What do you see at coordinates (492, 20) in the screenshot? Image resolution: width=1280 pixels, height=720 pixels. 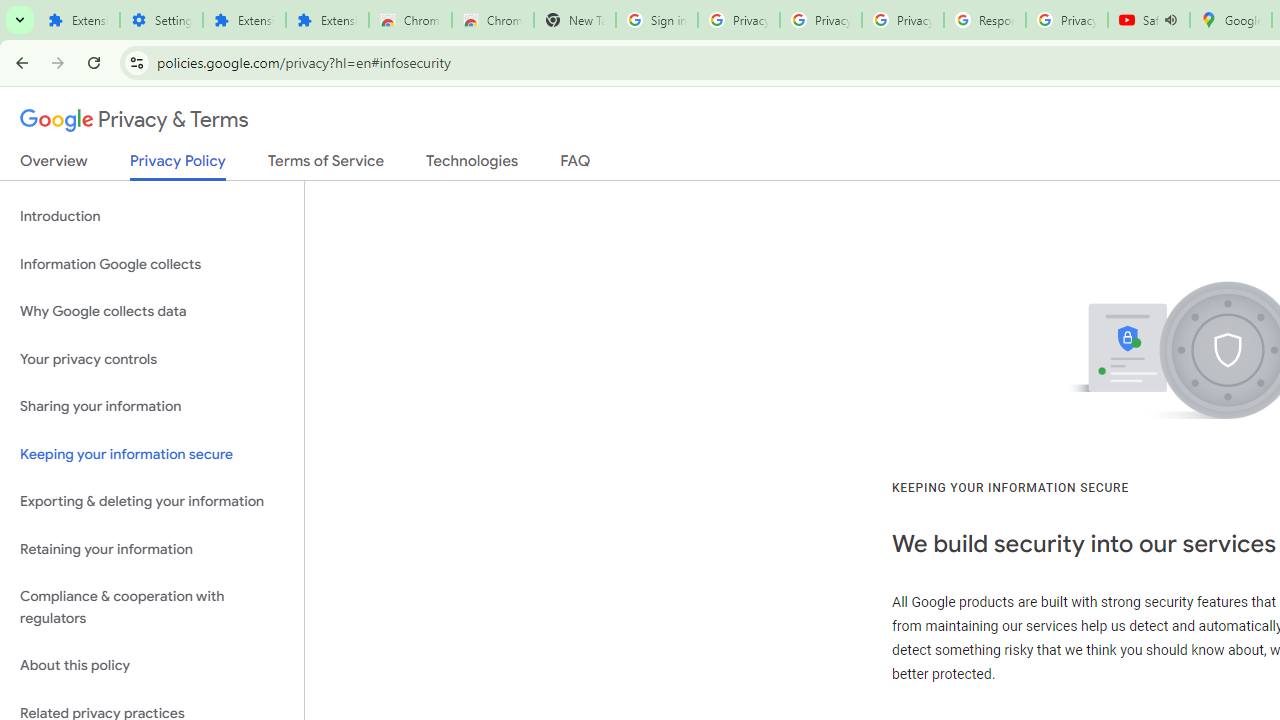 I see `'Chrome Web Store - Themes'` at bounding box center [492, 20].